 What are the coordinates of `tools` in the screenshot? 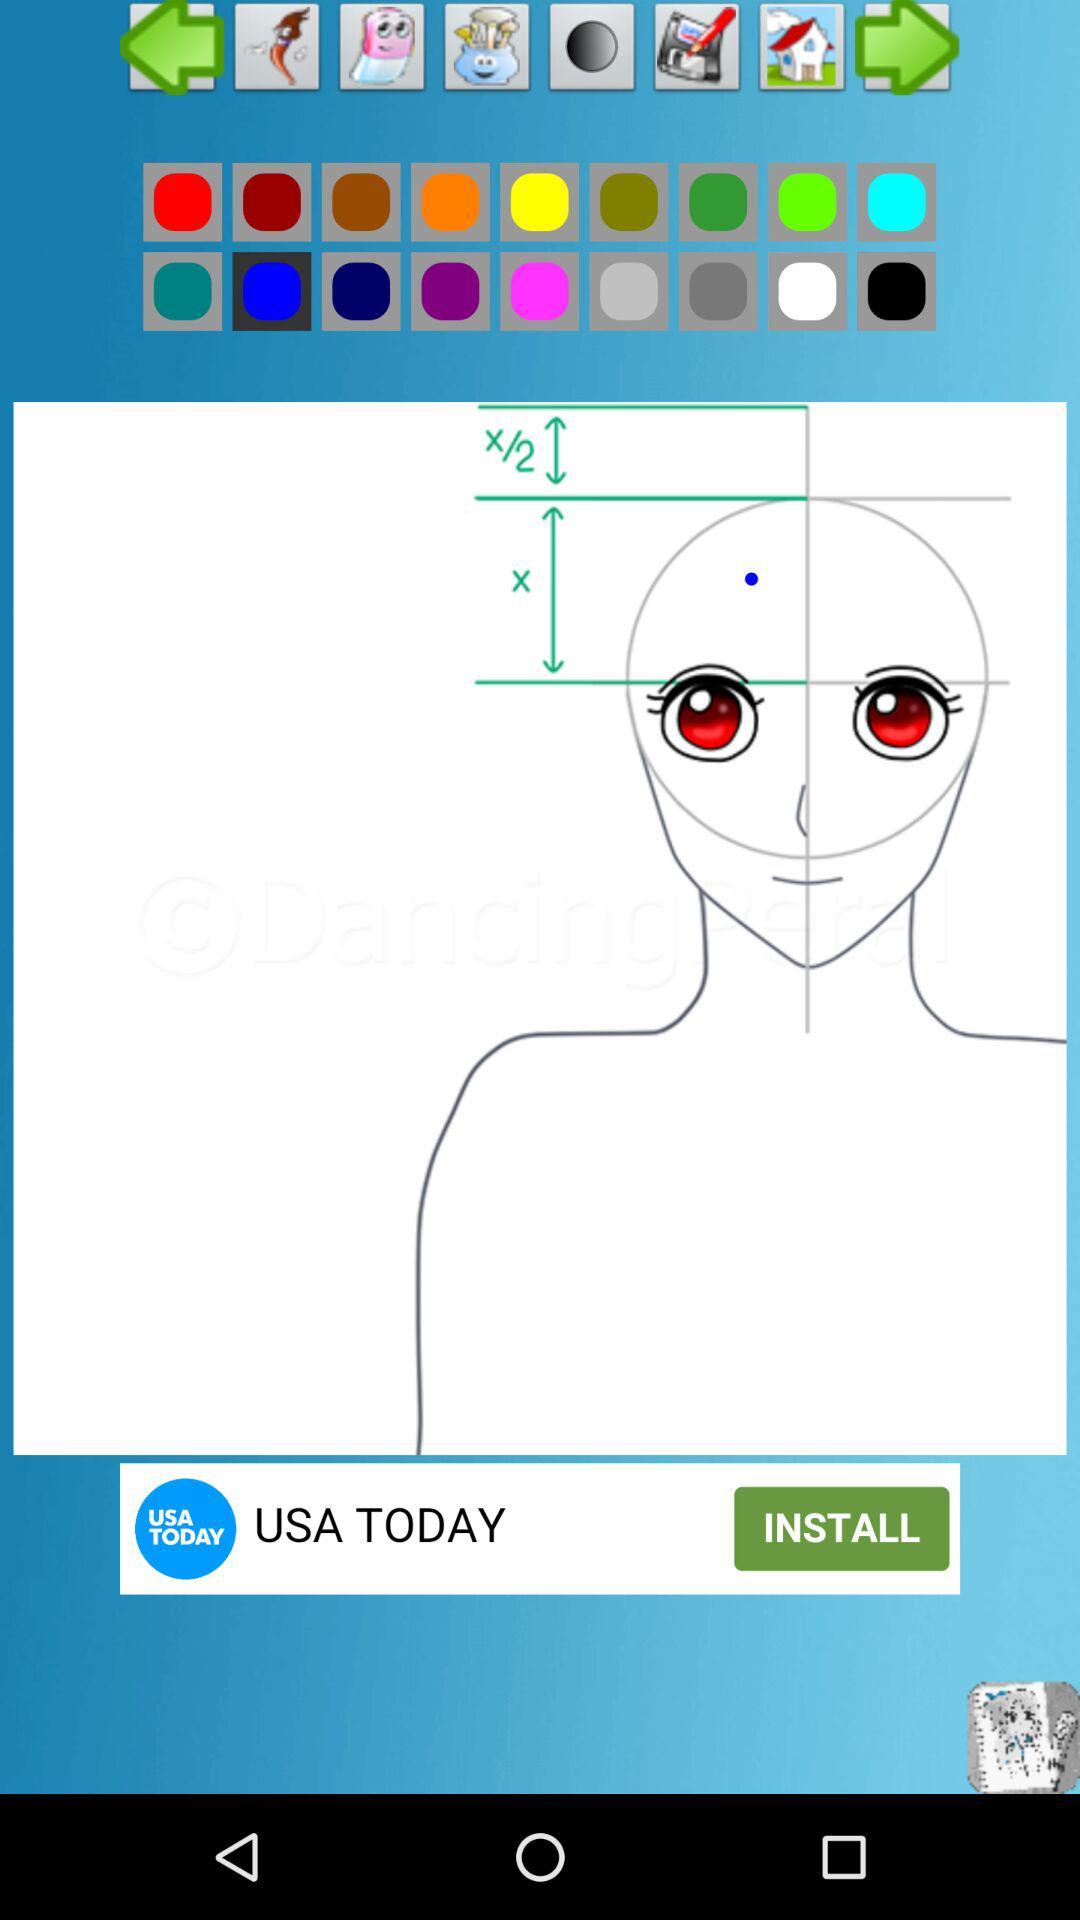 It's located at (487, 52).